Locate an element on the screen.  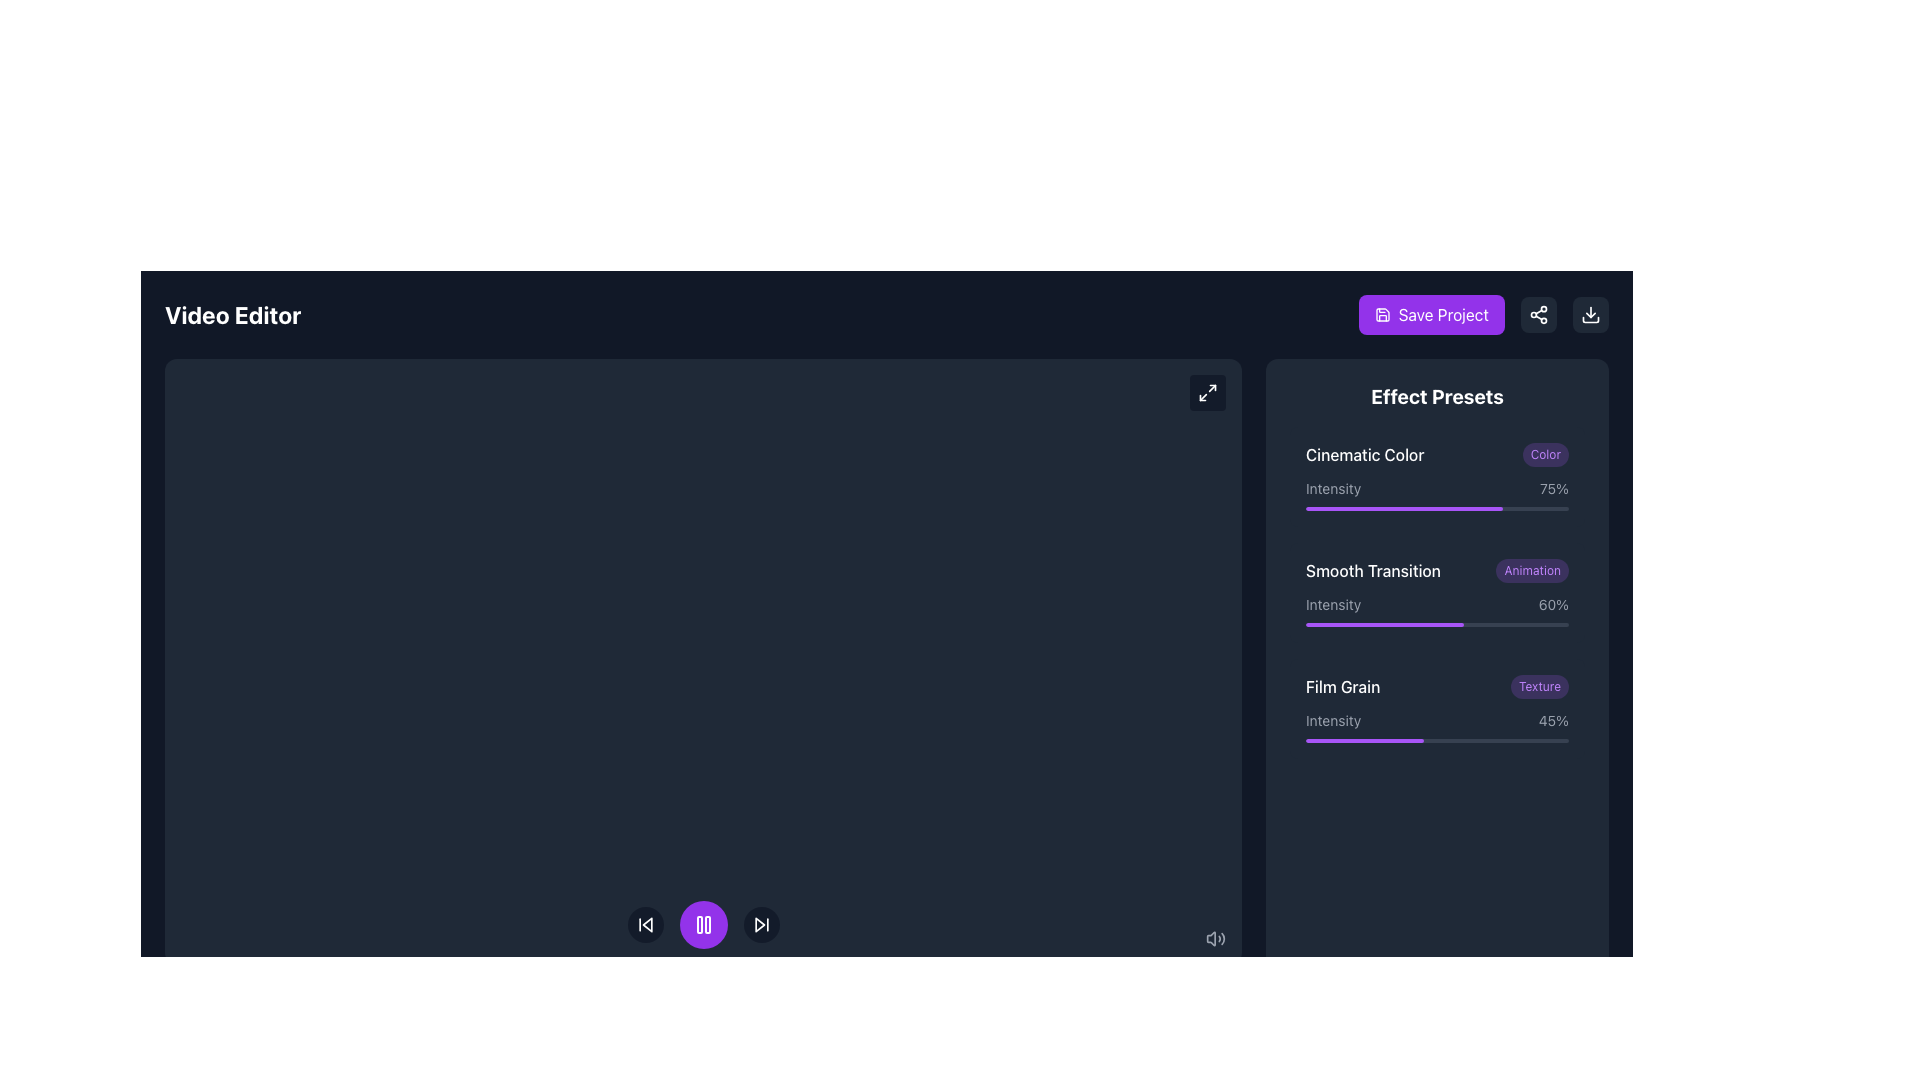
the button styled as a square with rounded edges, featuring an icon of two diagonal arrows pointing outward, located at the top-right corner of the video editing canvas is located at coordinates (1207, 393).